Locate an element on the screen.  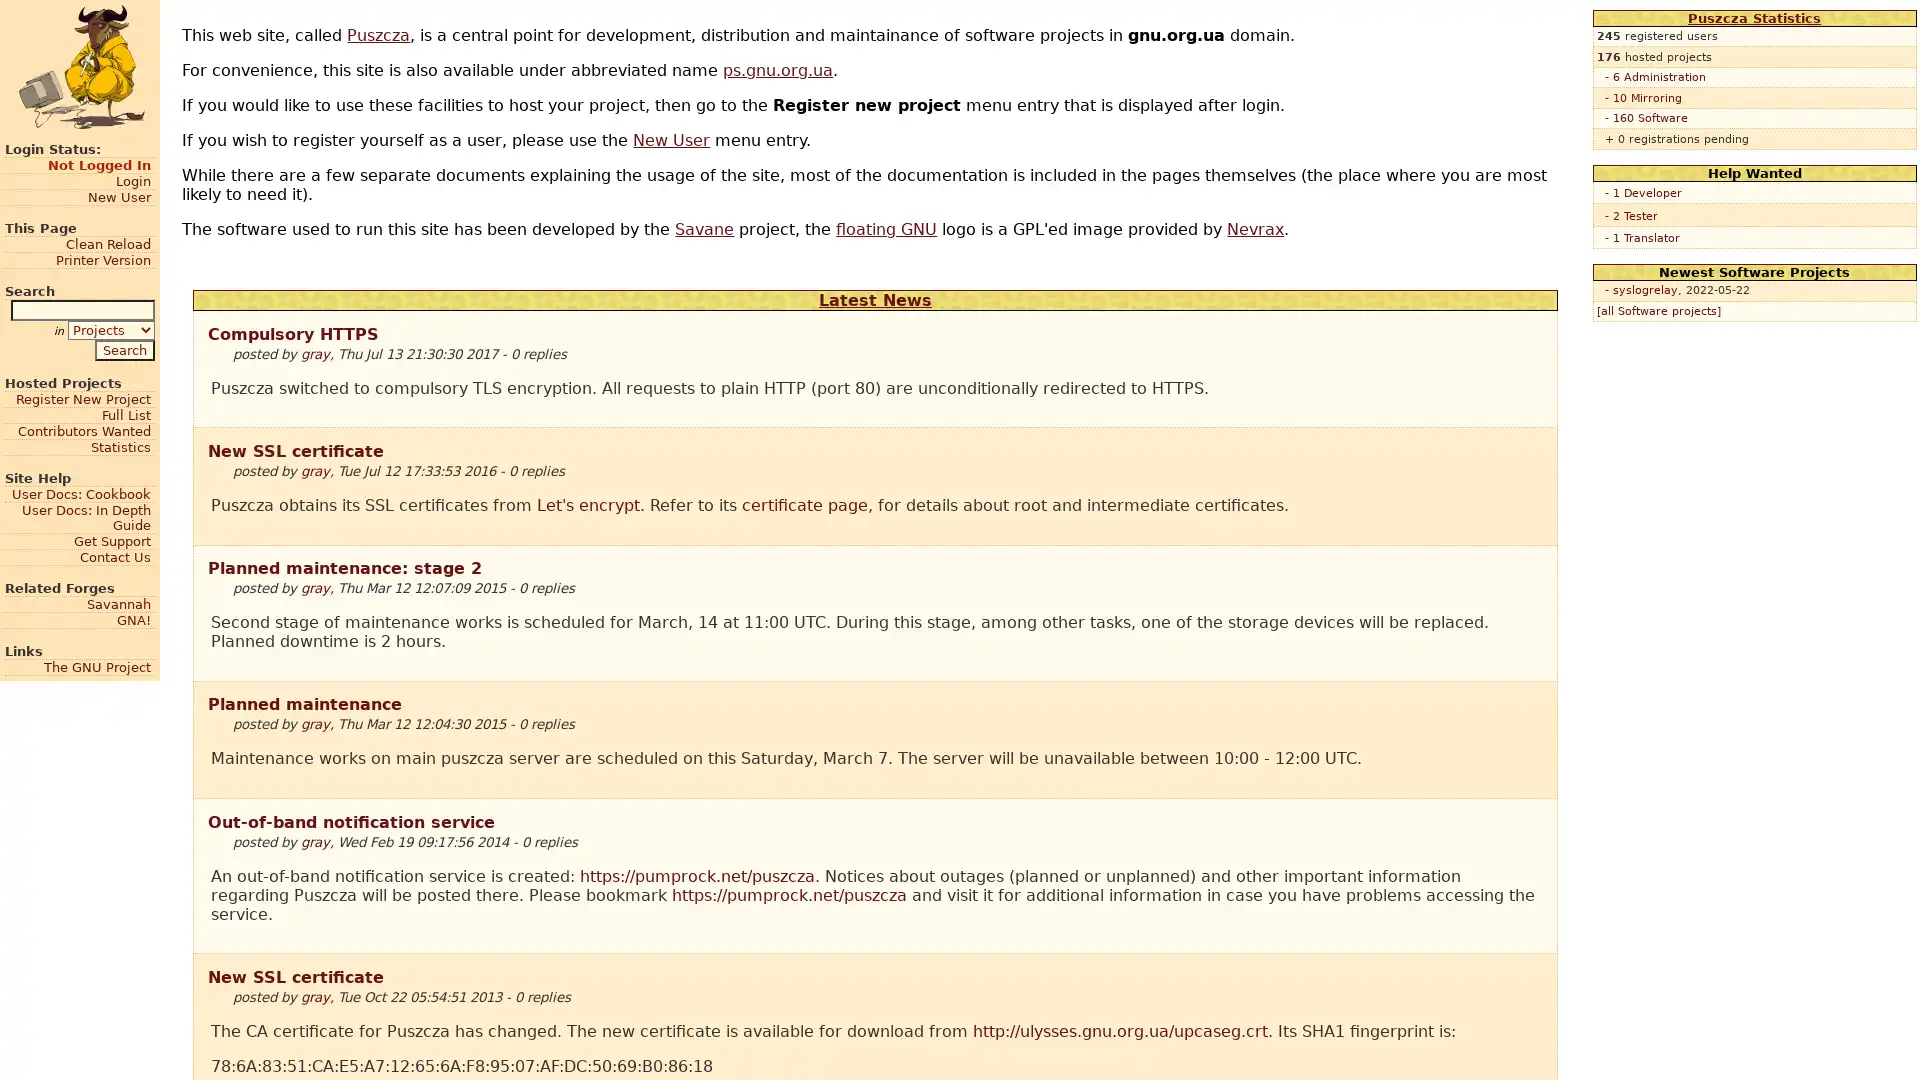
Search is located at coordinates (123, 348).